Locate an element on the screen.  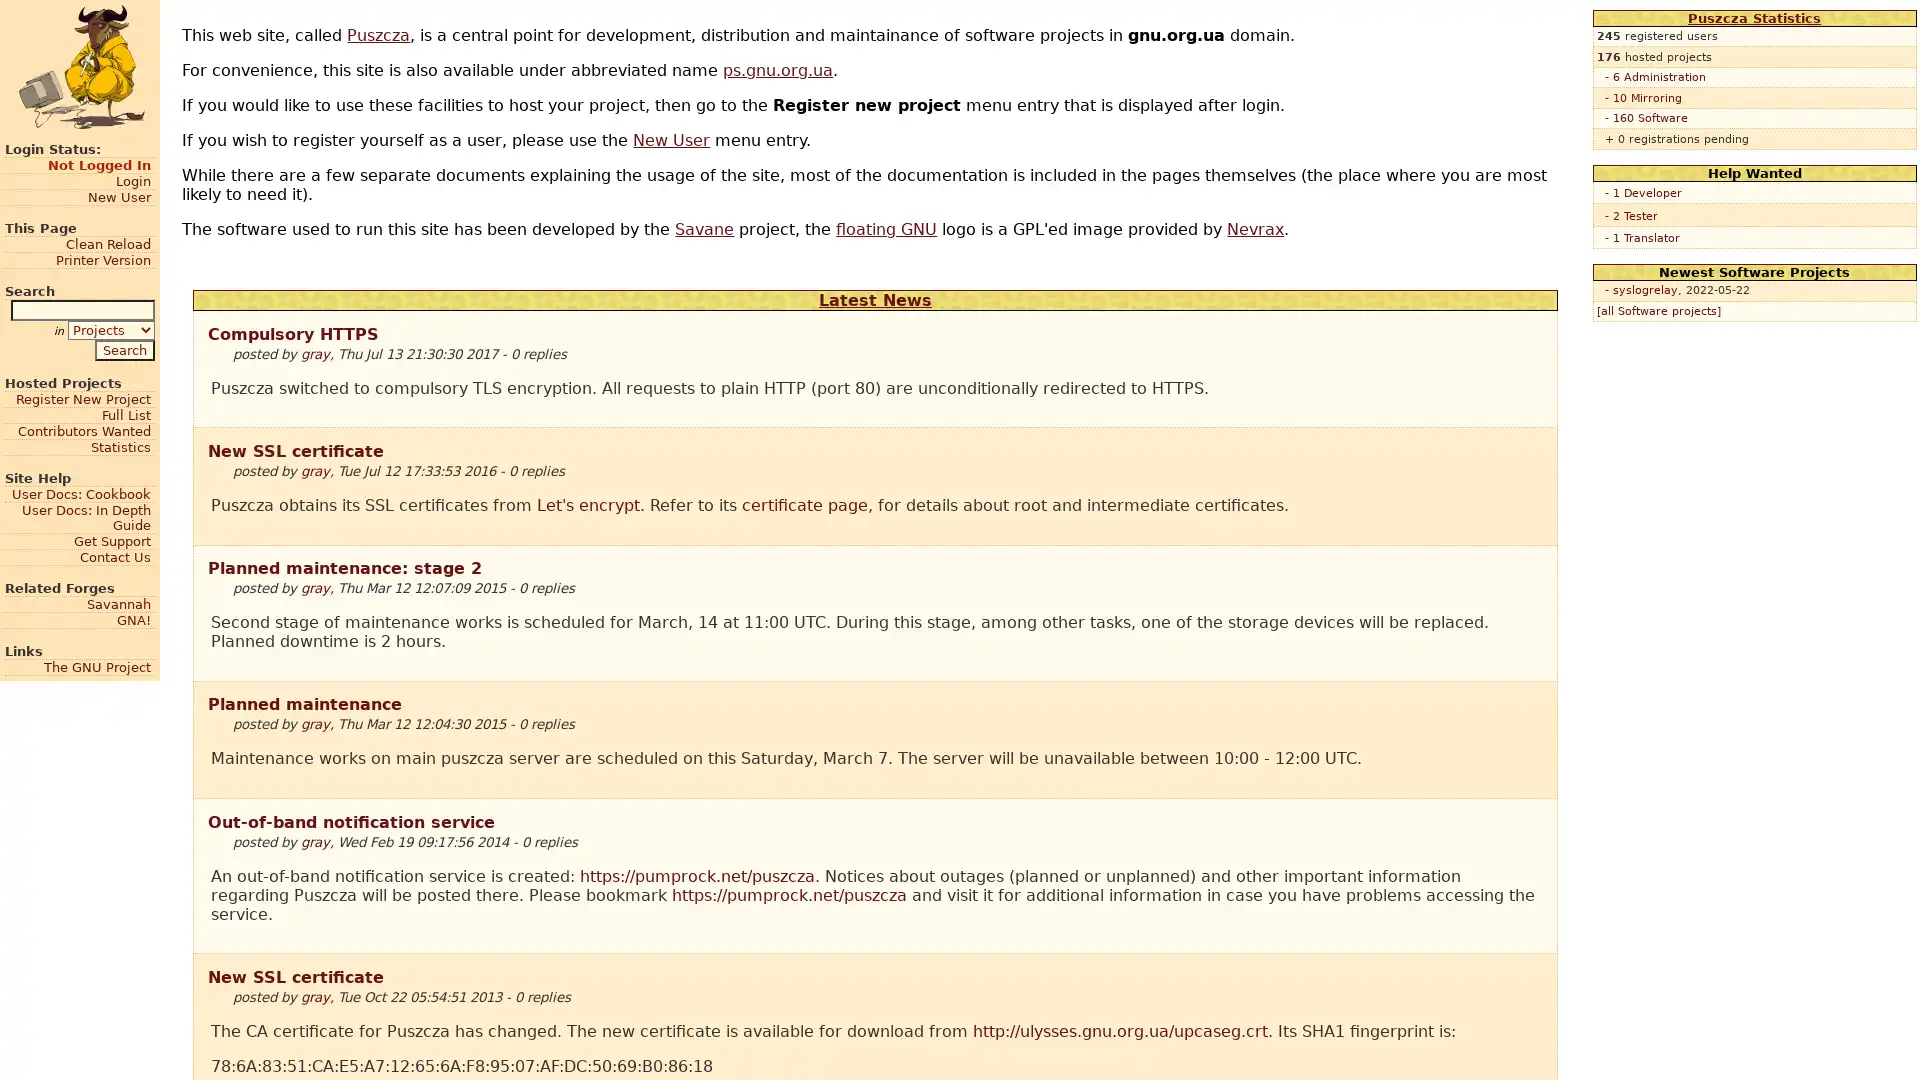
Search is located at coordinates (123, 348).